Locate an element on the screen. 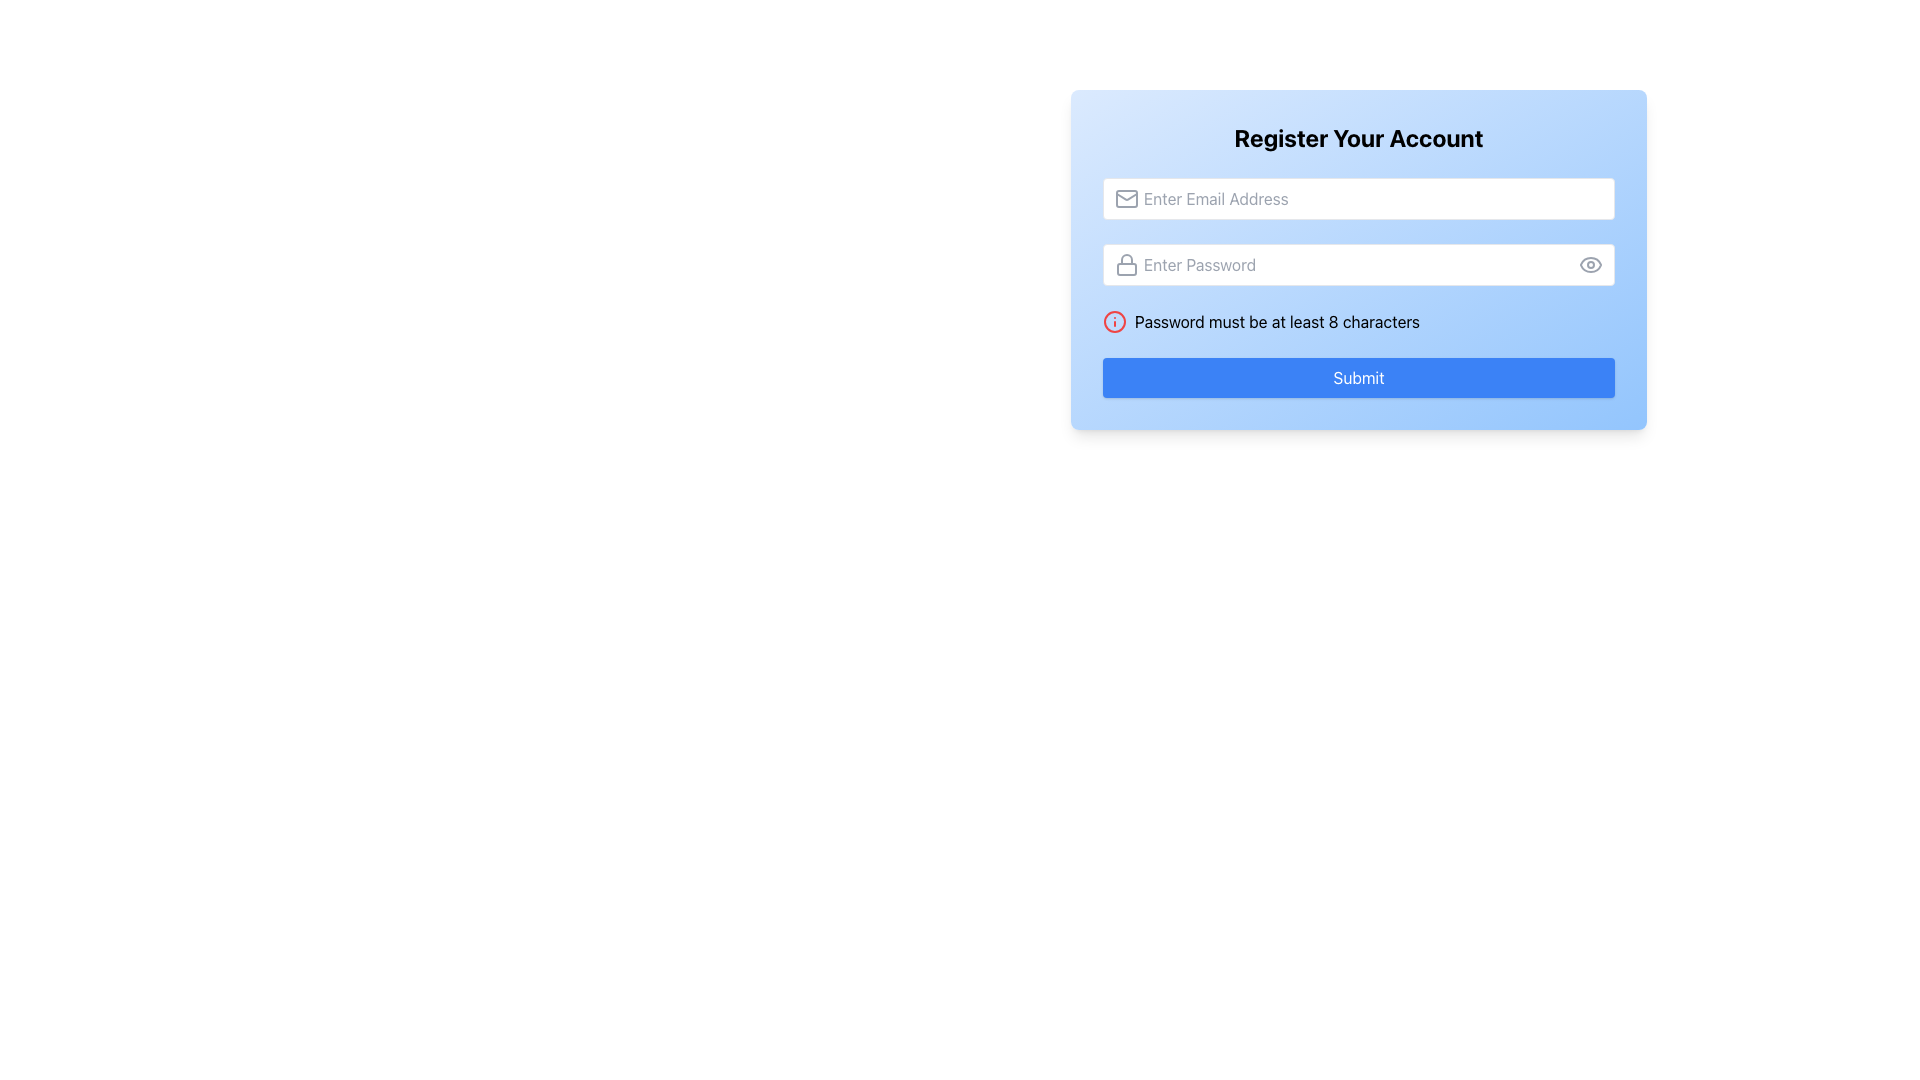  the gray lock icon positioned to the left of the 'Enter Password' input field is located at coordinates (1127, 264).